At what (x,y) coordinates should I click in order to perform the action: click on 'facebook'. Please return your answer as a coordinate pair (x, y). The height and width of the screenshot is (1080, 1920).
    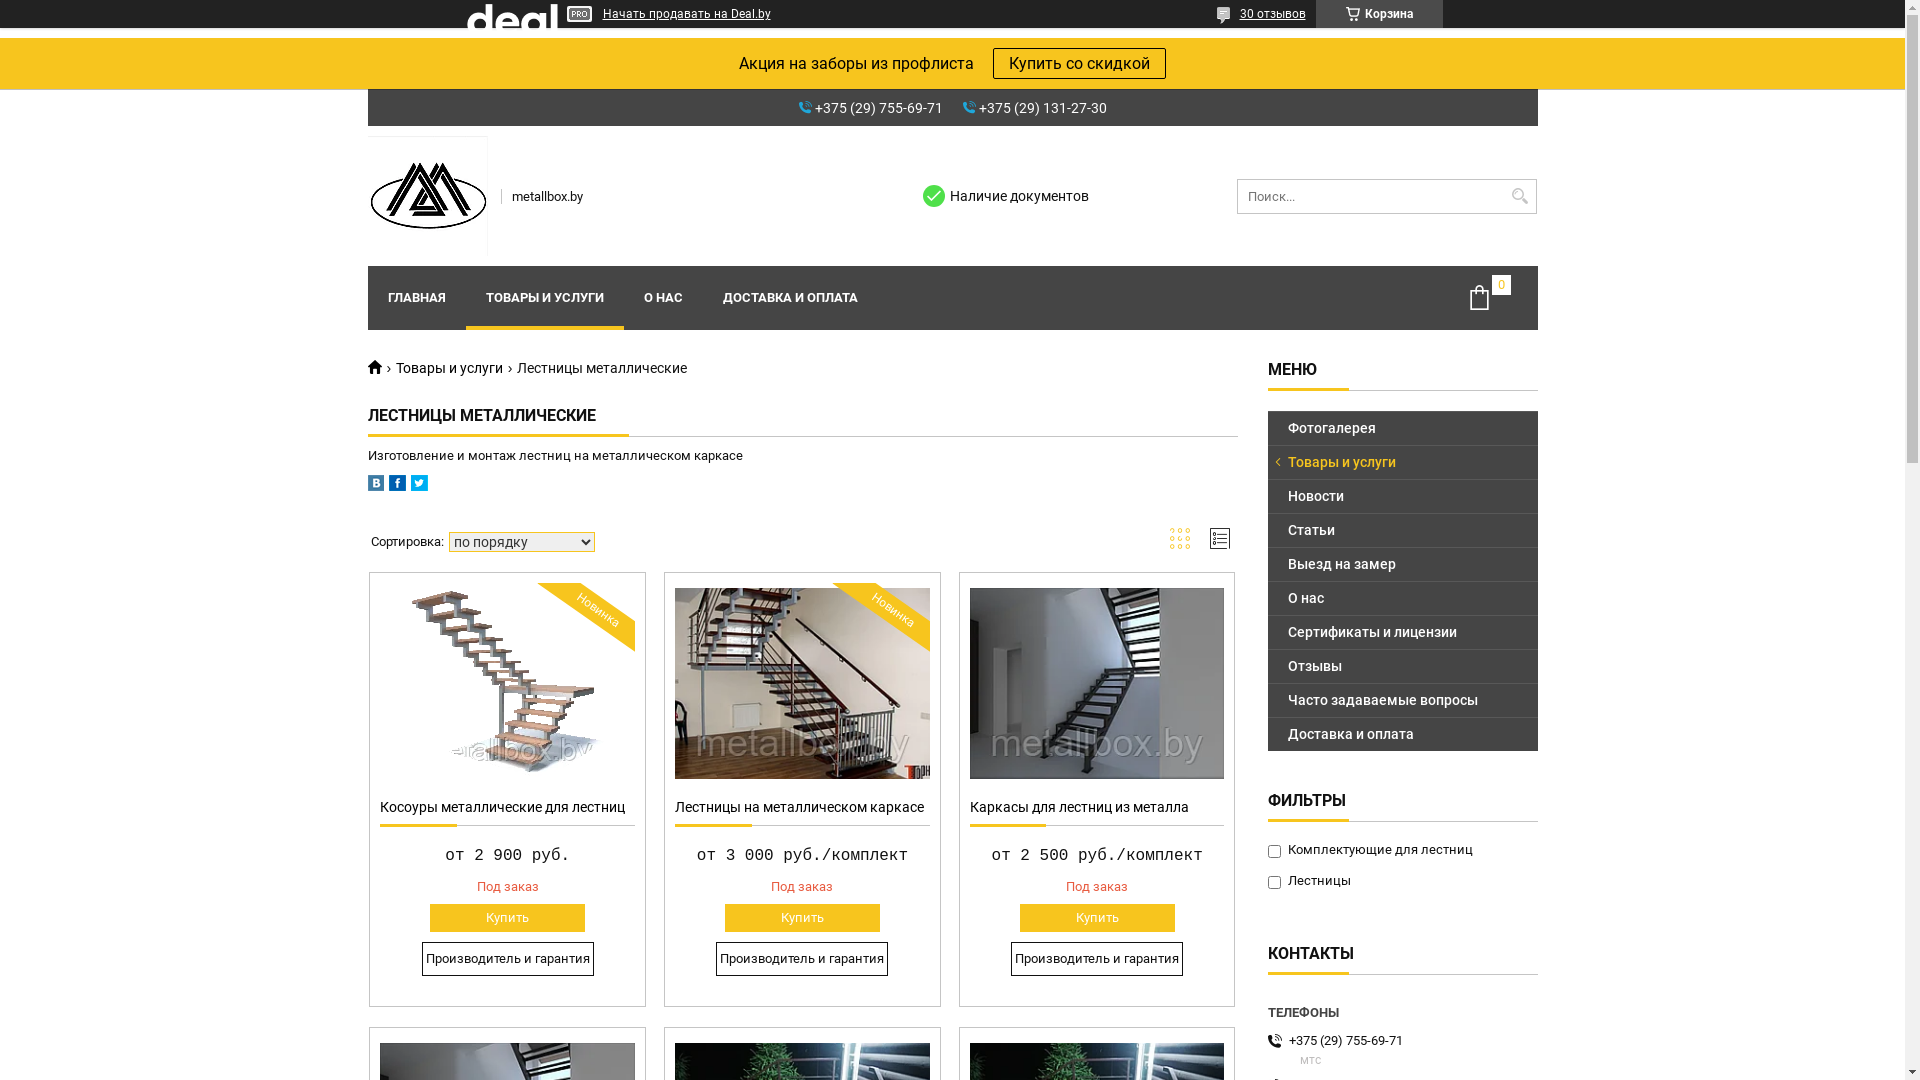
    Looking at the image, I should click on (396, 486).